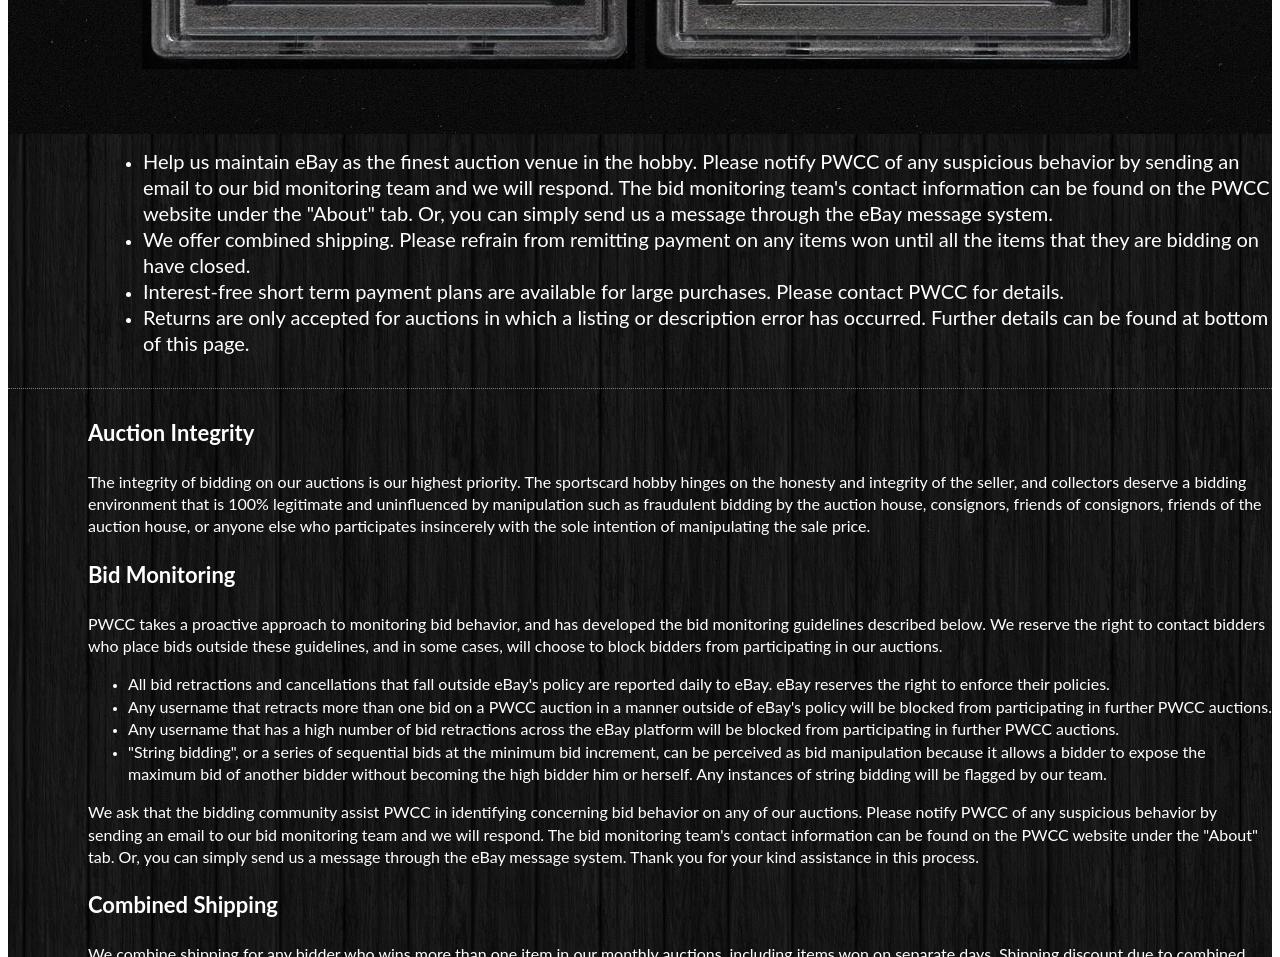  Describe the element at coordinates (705, 331) in the screenshot. I see `'Returns are only accepted for auctions in which a listing or description error has occurred. Further details can be found at bottom of this page.'` at that location.